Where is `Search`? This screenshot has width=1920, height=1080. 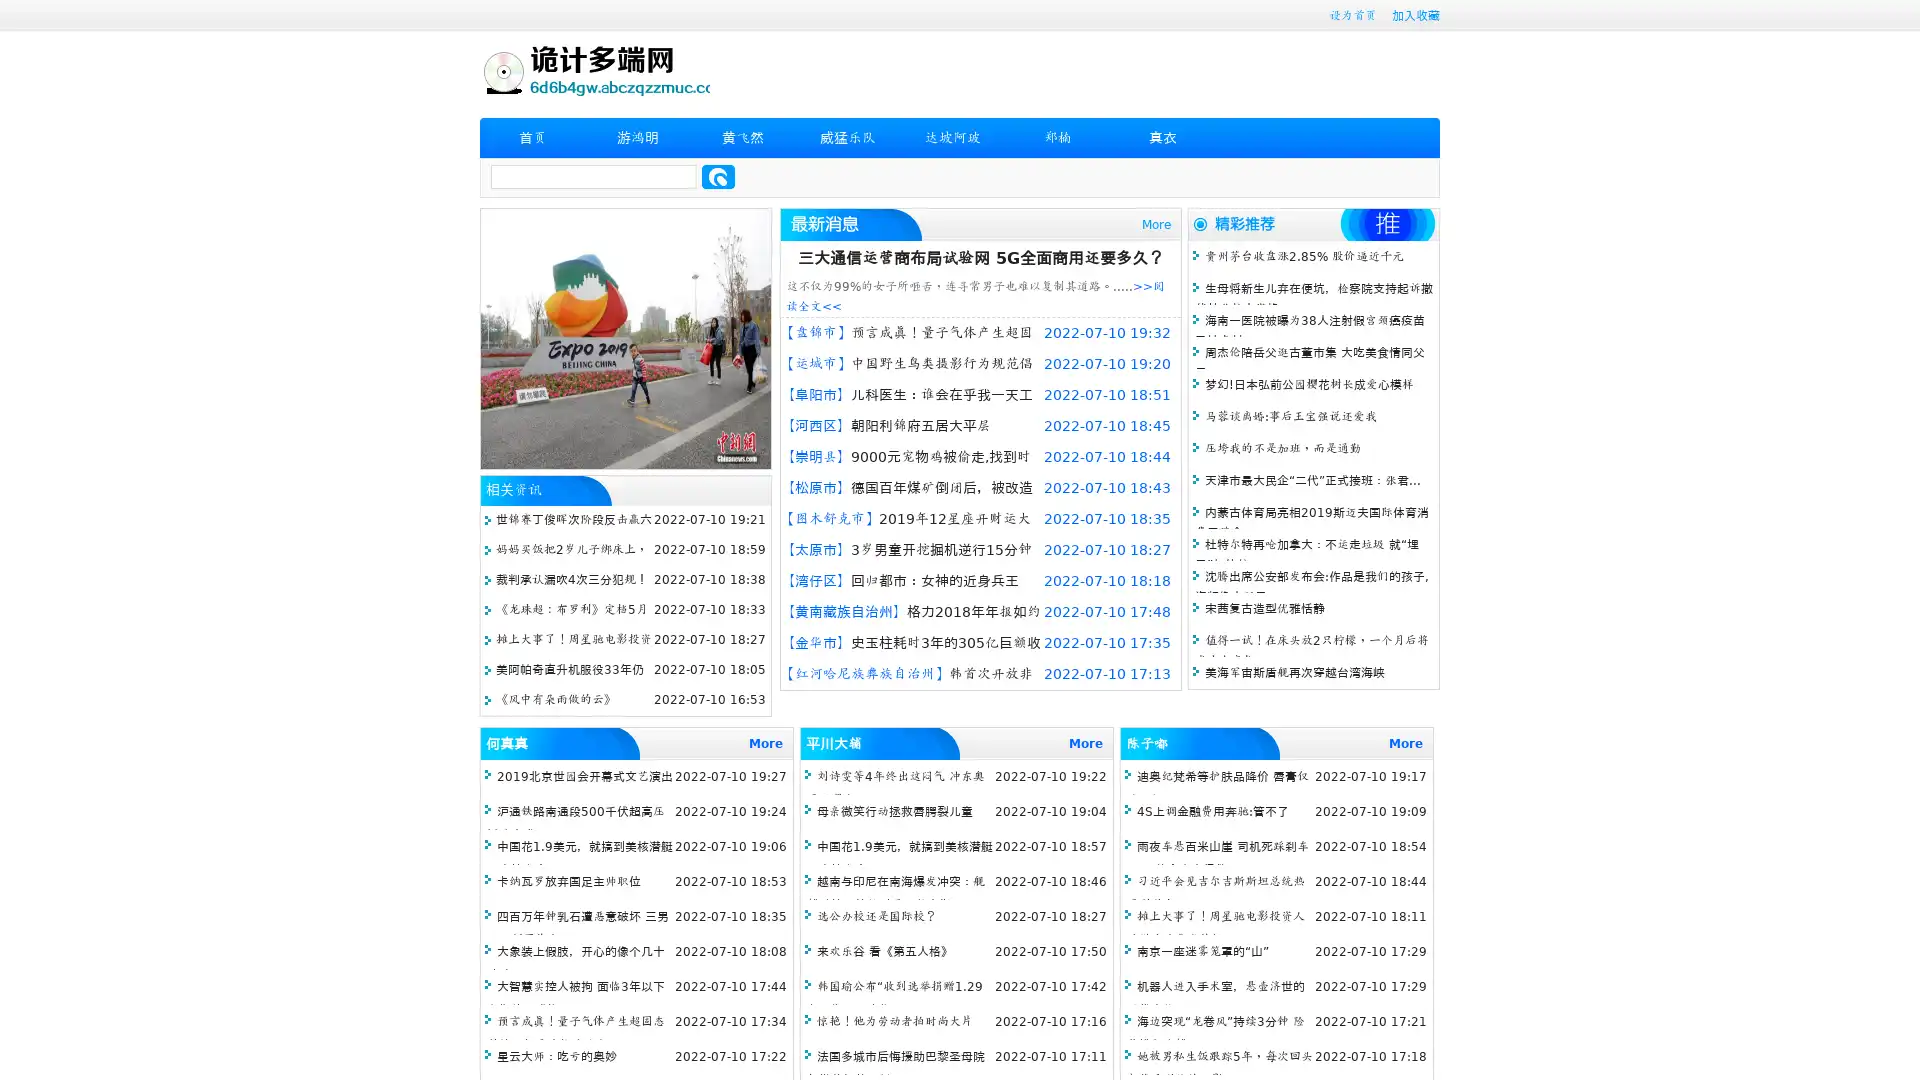 Search is located at coordinates (718, 176).